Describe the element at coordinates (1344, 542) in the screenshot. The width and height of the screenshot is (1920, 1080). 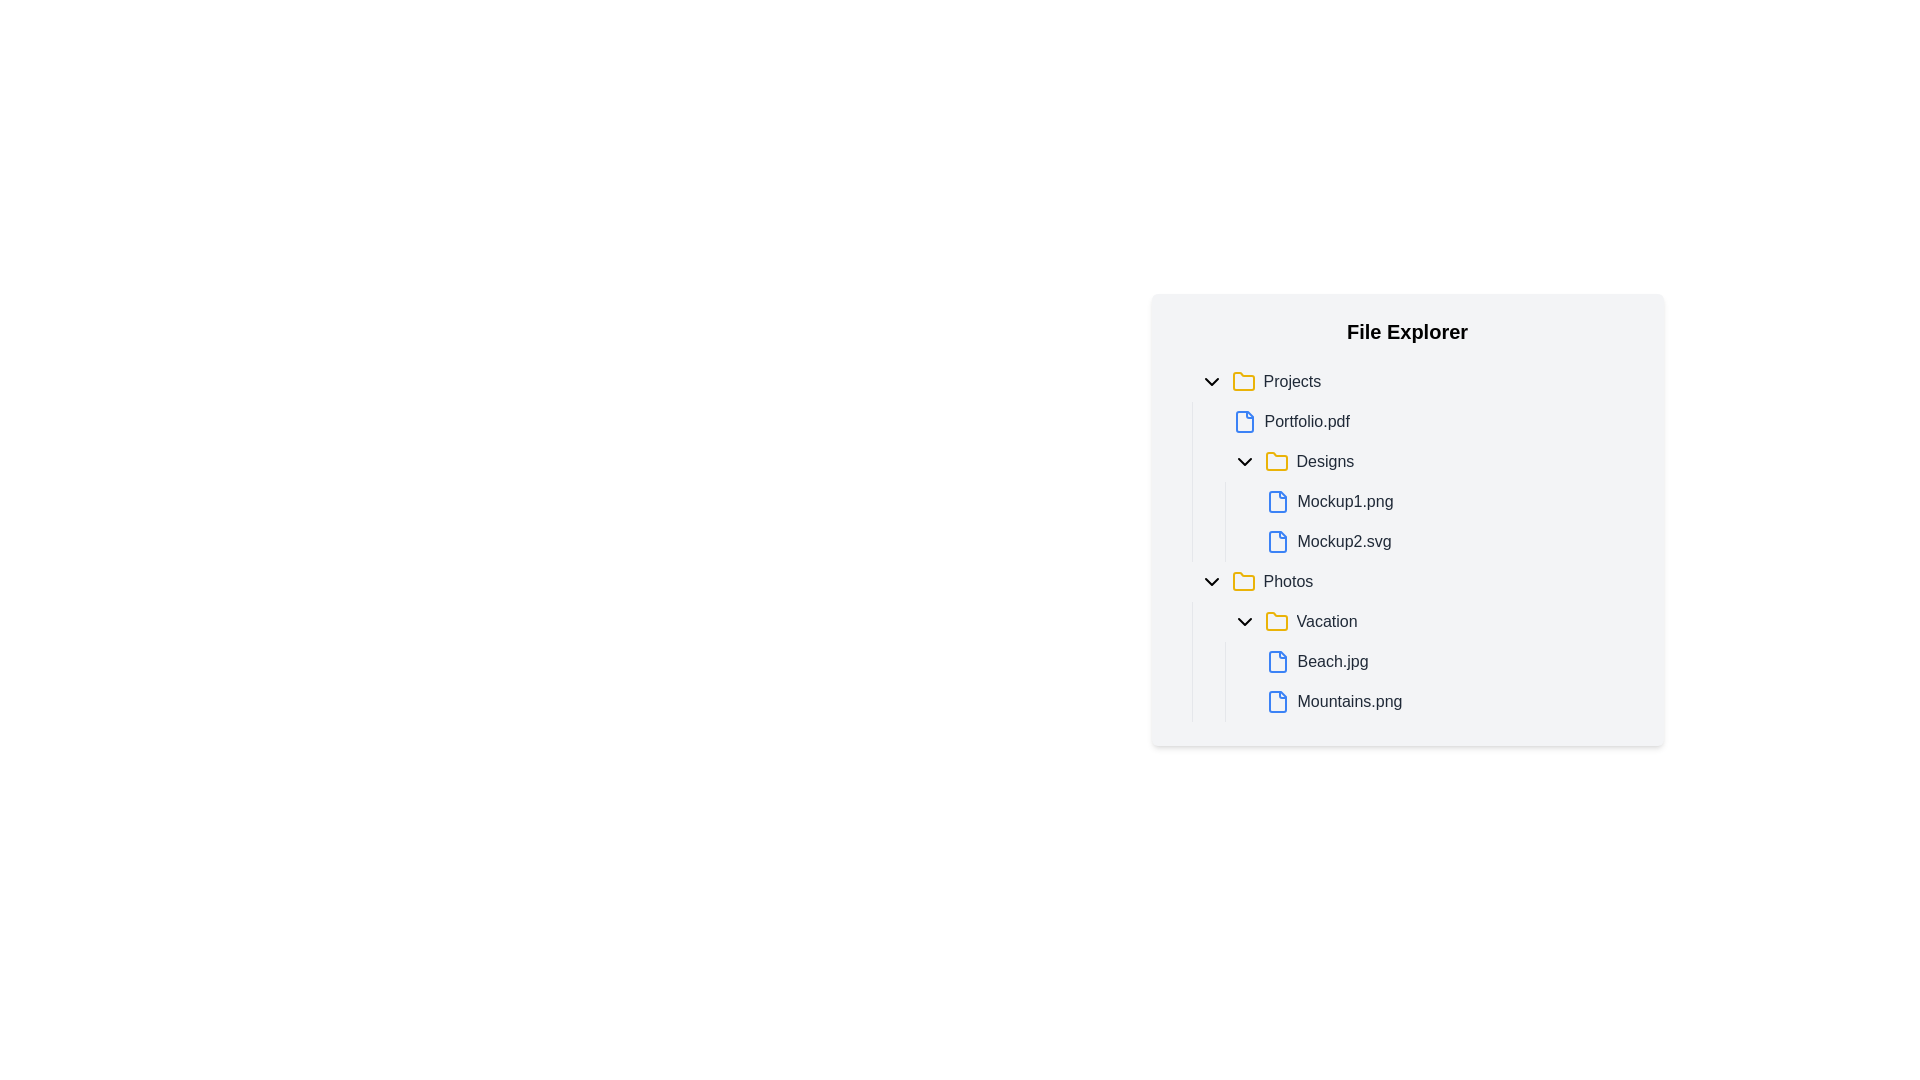
I see `the text label displaying 'Mockup2.svg' in the 'Designs' folder of the file explorer interface` at that location.